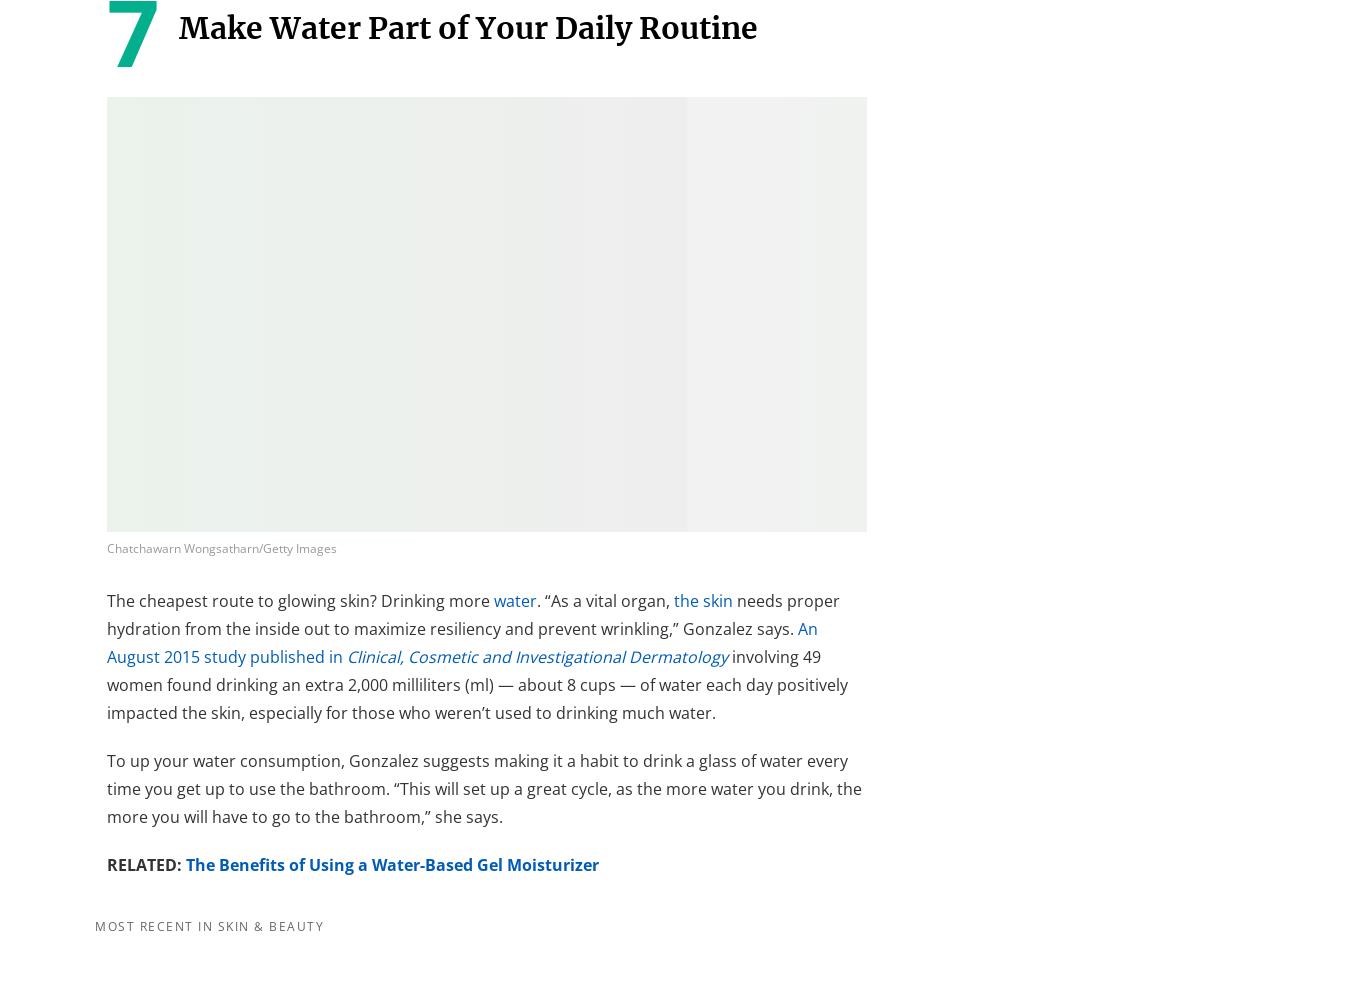 This screenshot has width=1366, height=1008. What do you see at coordinates (177, 28) in the screenshot?
I see `'Make Water Part of Your Daily Routine'` at bounding box center [177, 28].